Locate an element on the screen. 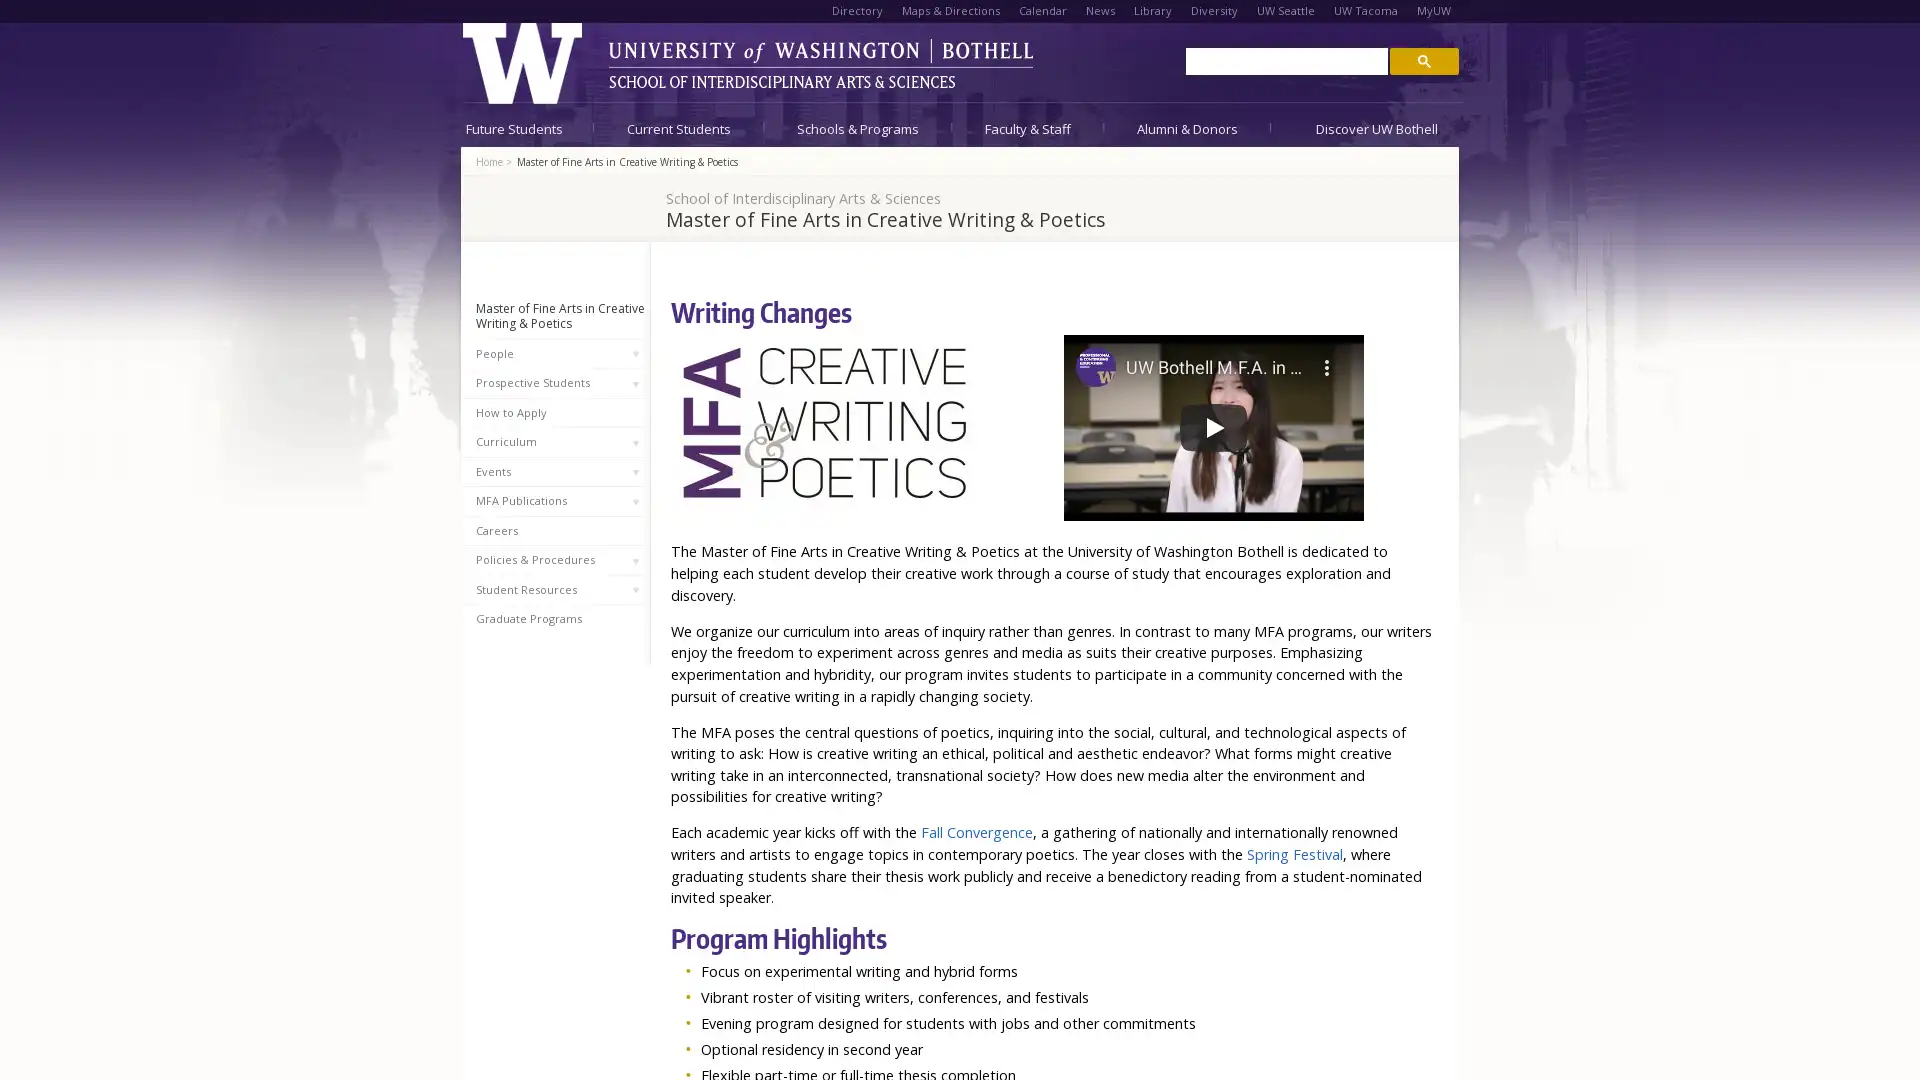 The width and height of the screenshot is (1920, 1080). Policies & Procedures Submenu is located at coordinates (635, 560).